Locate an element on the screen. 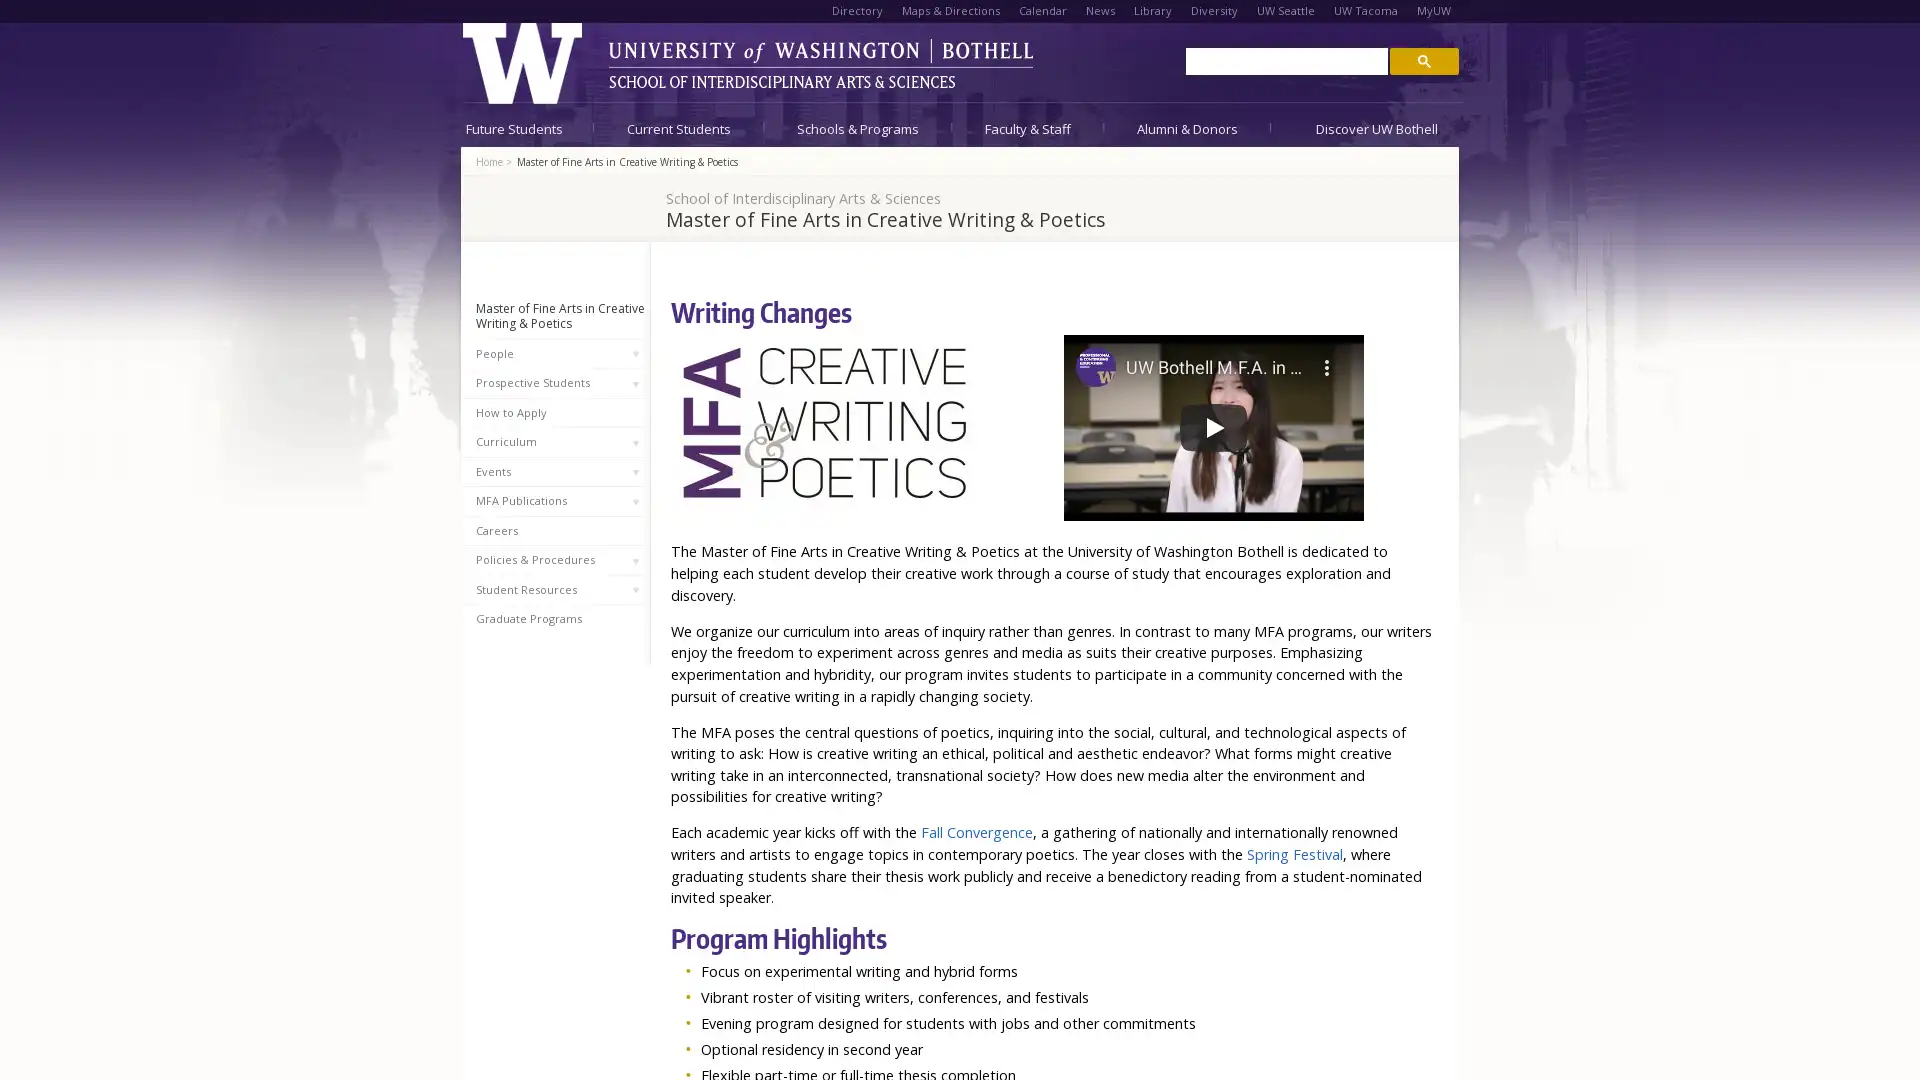 The width and height of the screenshot is (1920, 1080). Policies & Procedures Submenu is located at coordinates (635, 560).